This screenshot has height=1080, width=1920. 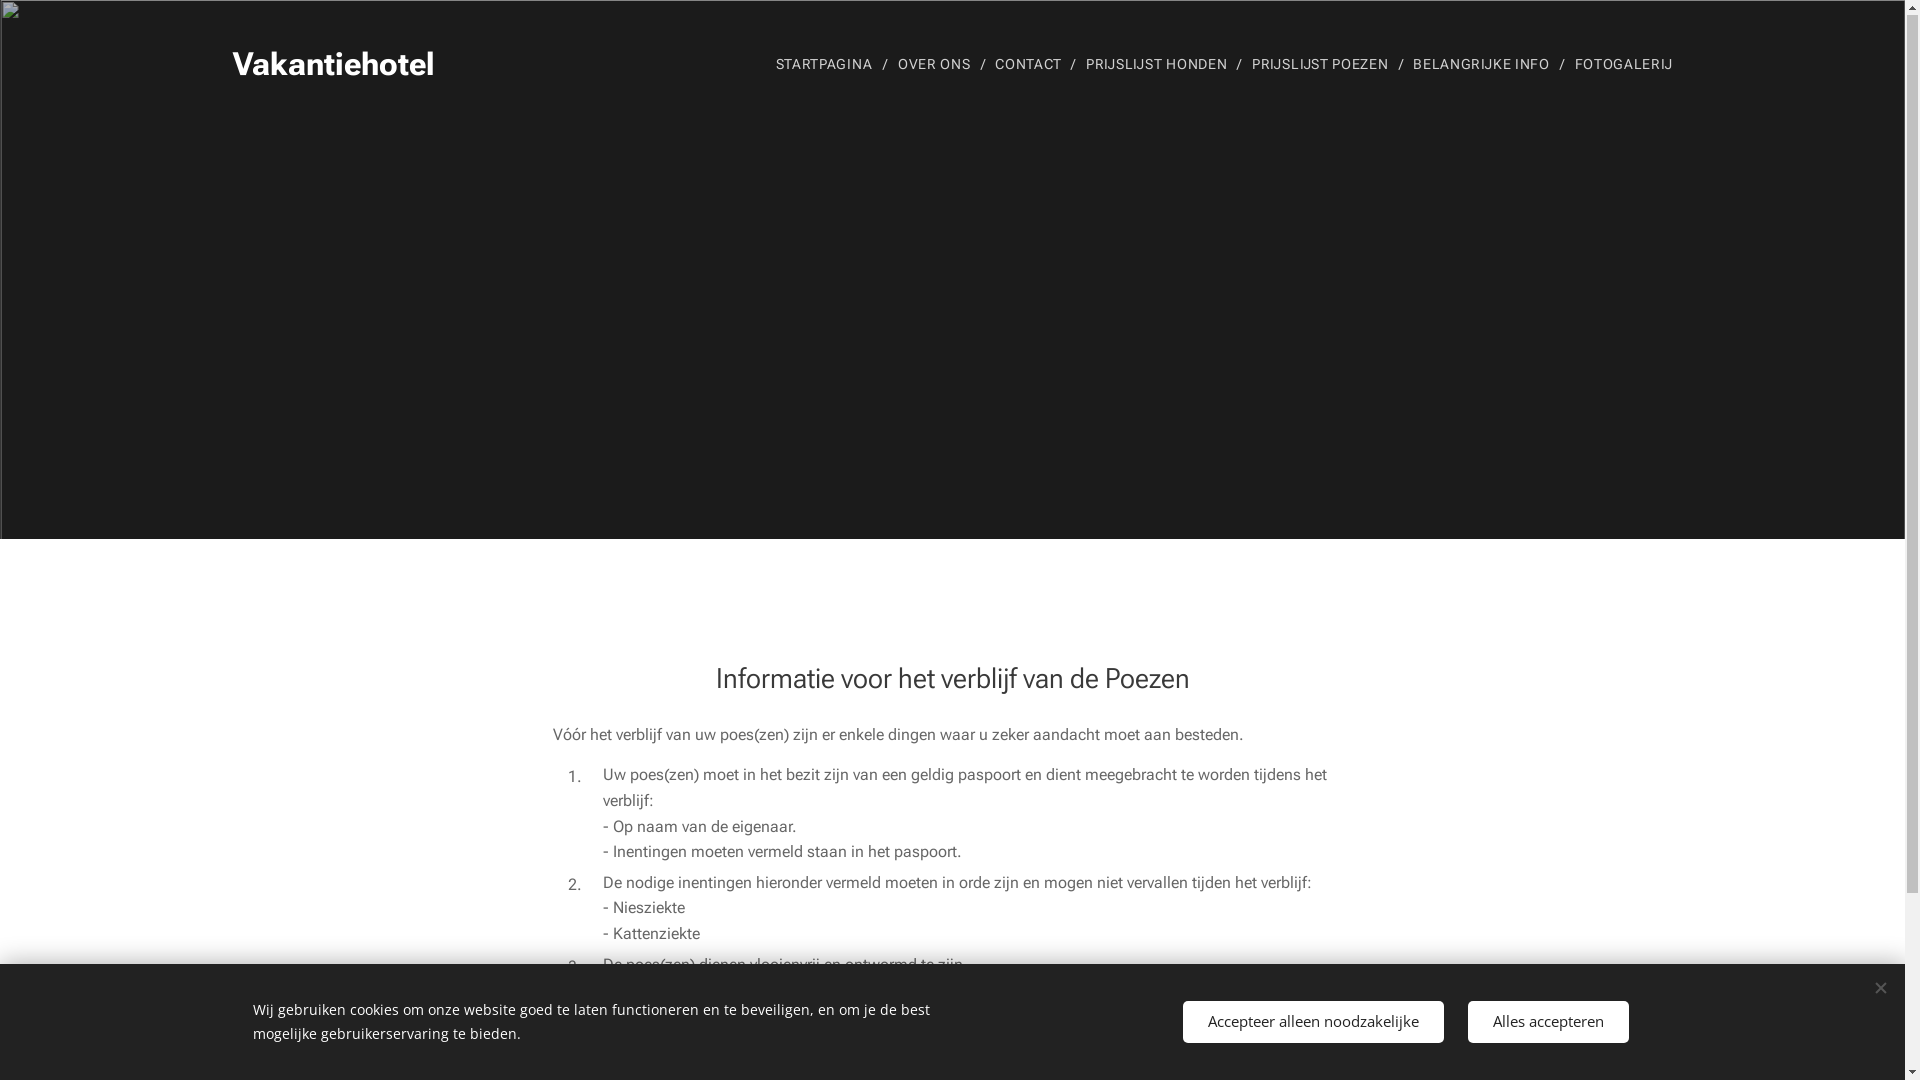 I want to click on 'FOTOGALERIJ', so click(x=1617, y=64).